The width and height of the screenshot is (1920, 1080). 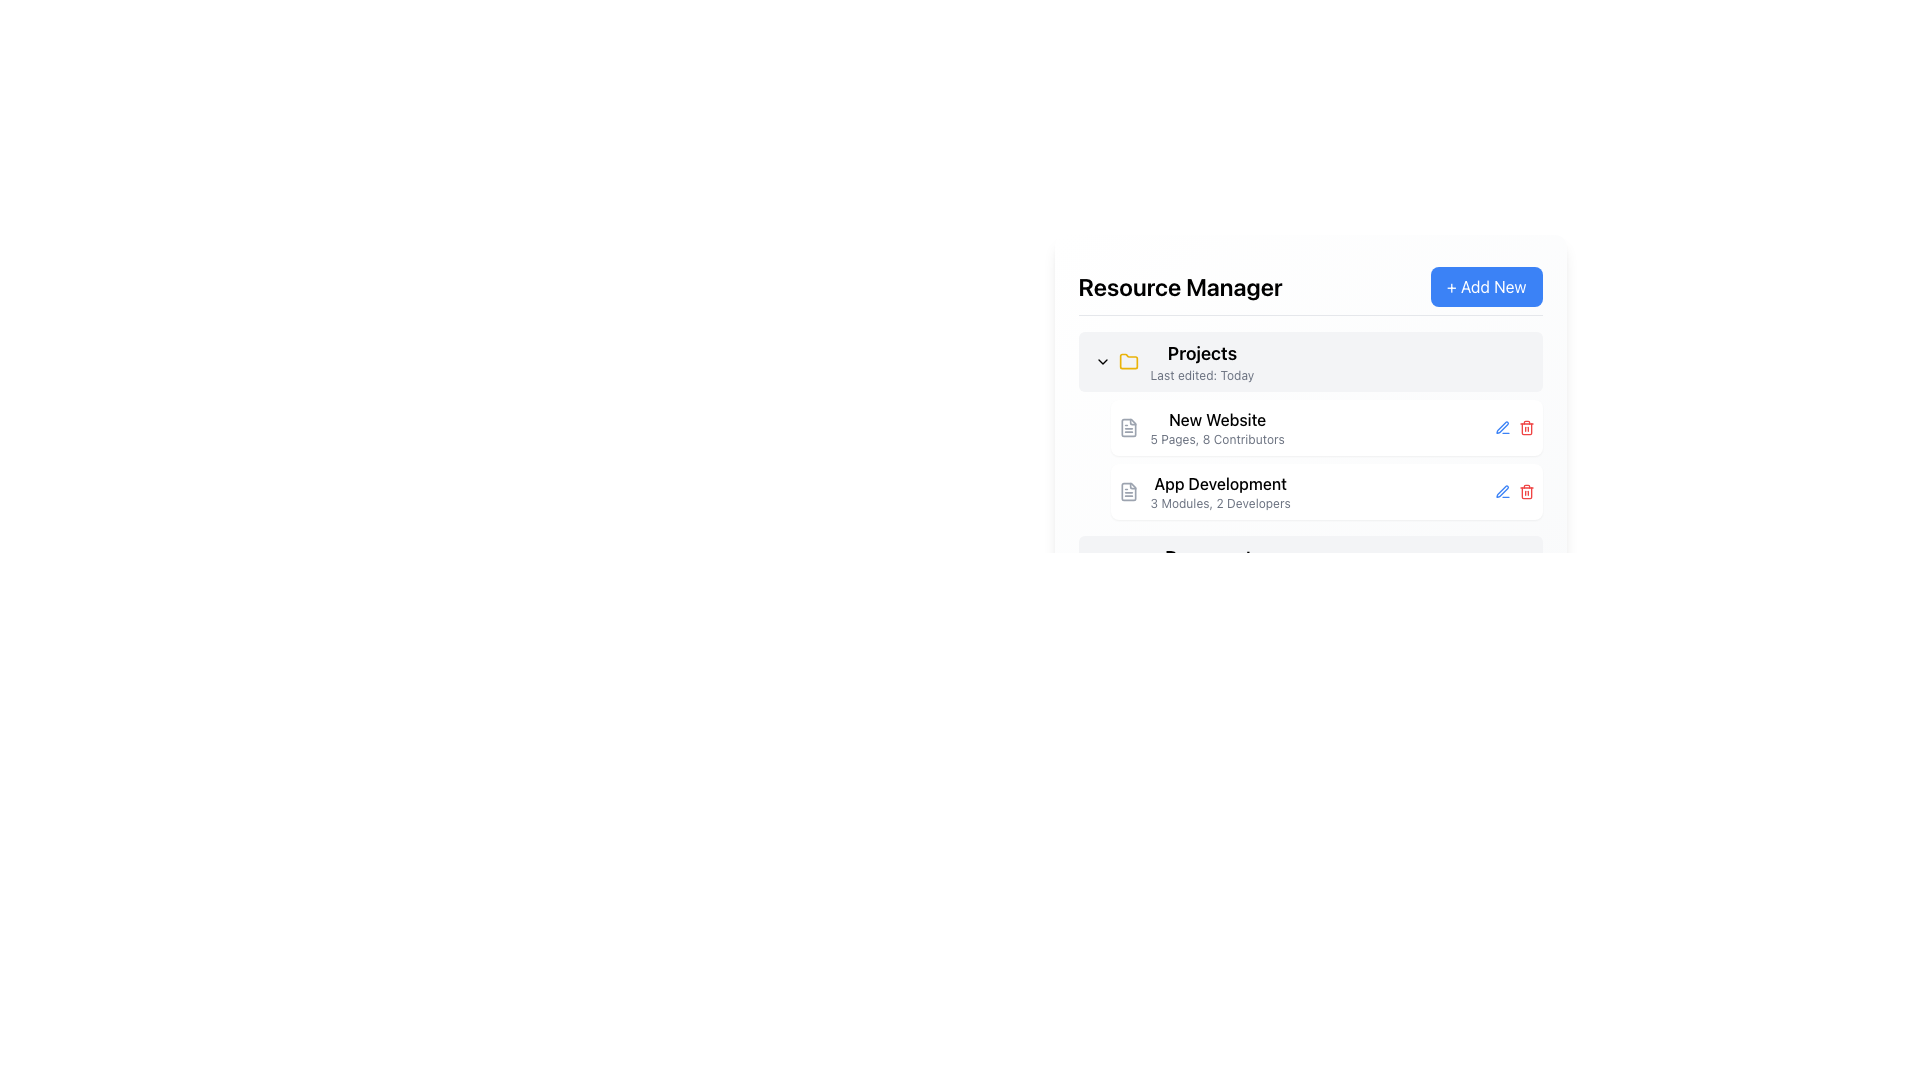 I want to click on the red trash bin icon, which is the third icon in the group of action icons to the right of the 'New Website' project entry, so click(x=1525, y=427).